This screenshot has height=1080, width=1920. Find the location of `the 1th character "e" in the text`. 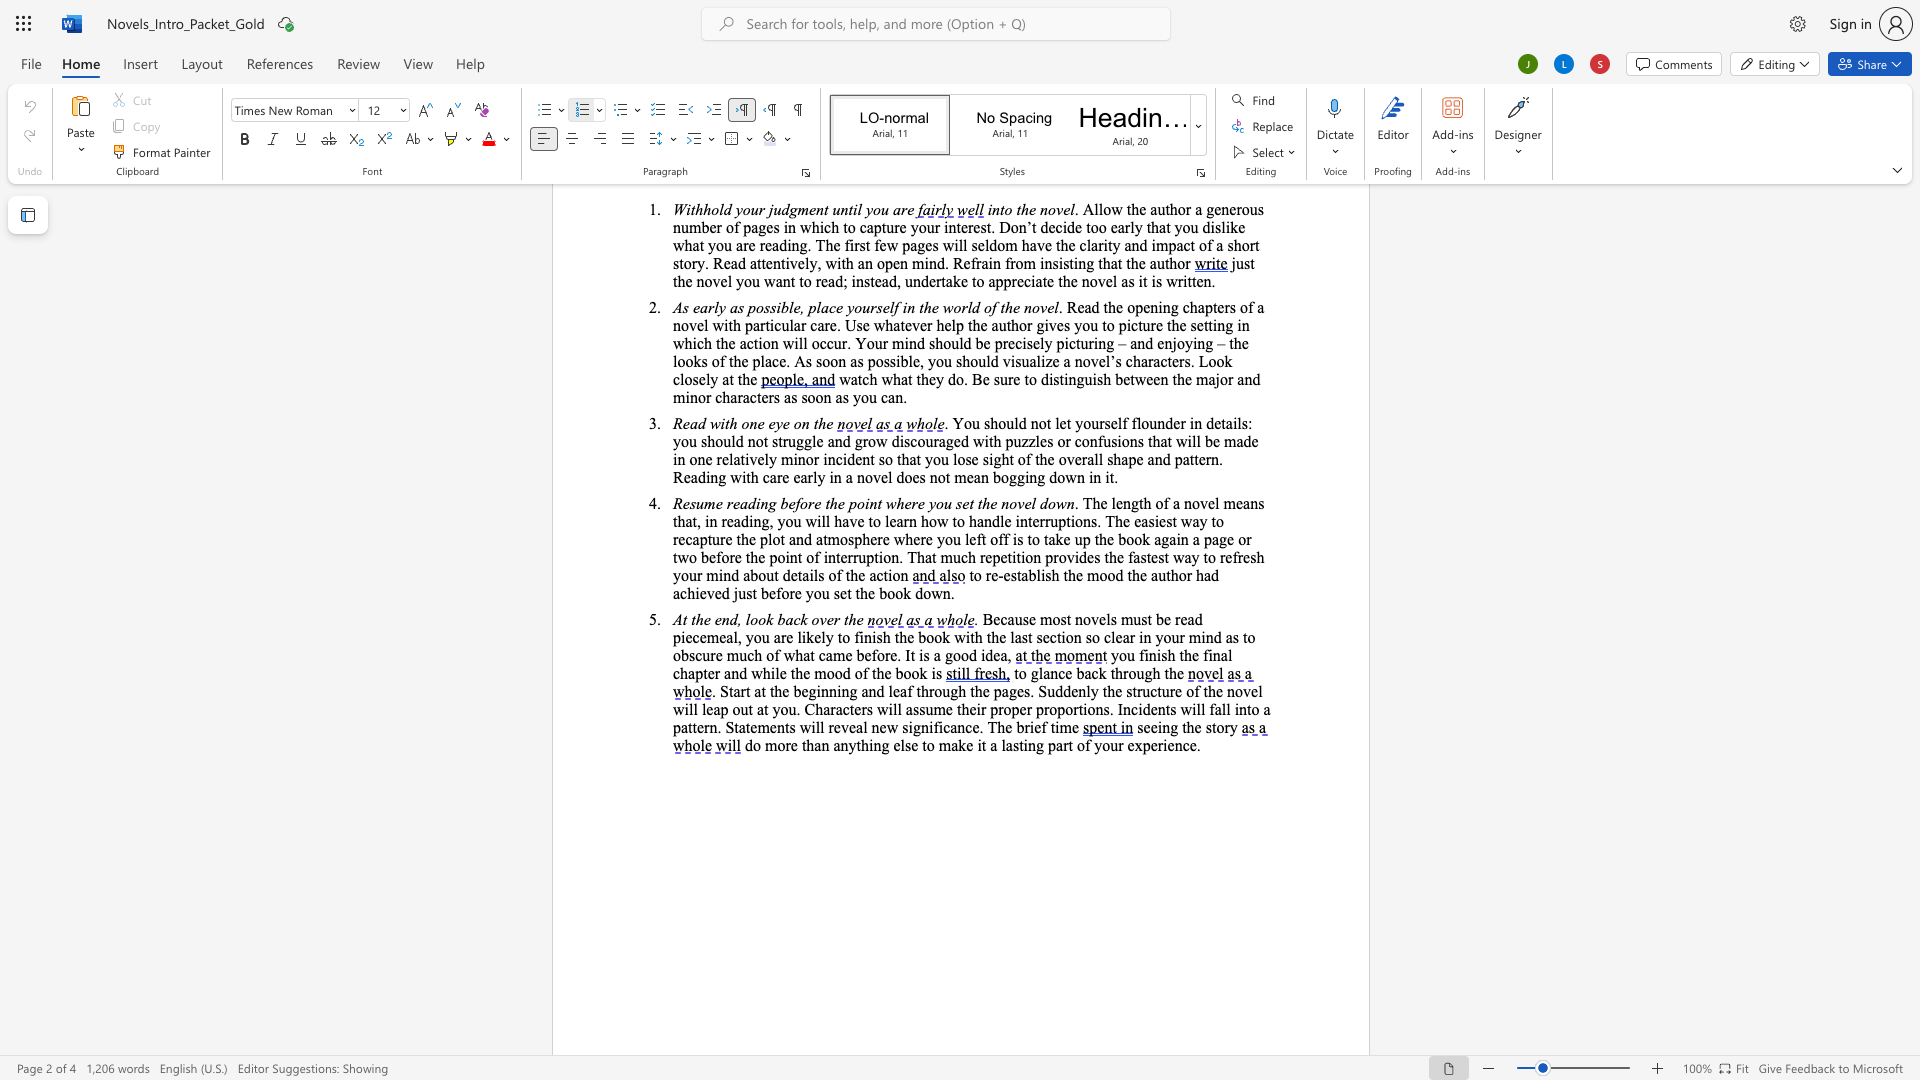

the 1th character "e" in the text is located at coordinates (1120, 557).